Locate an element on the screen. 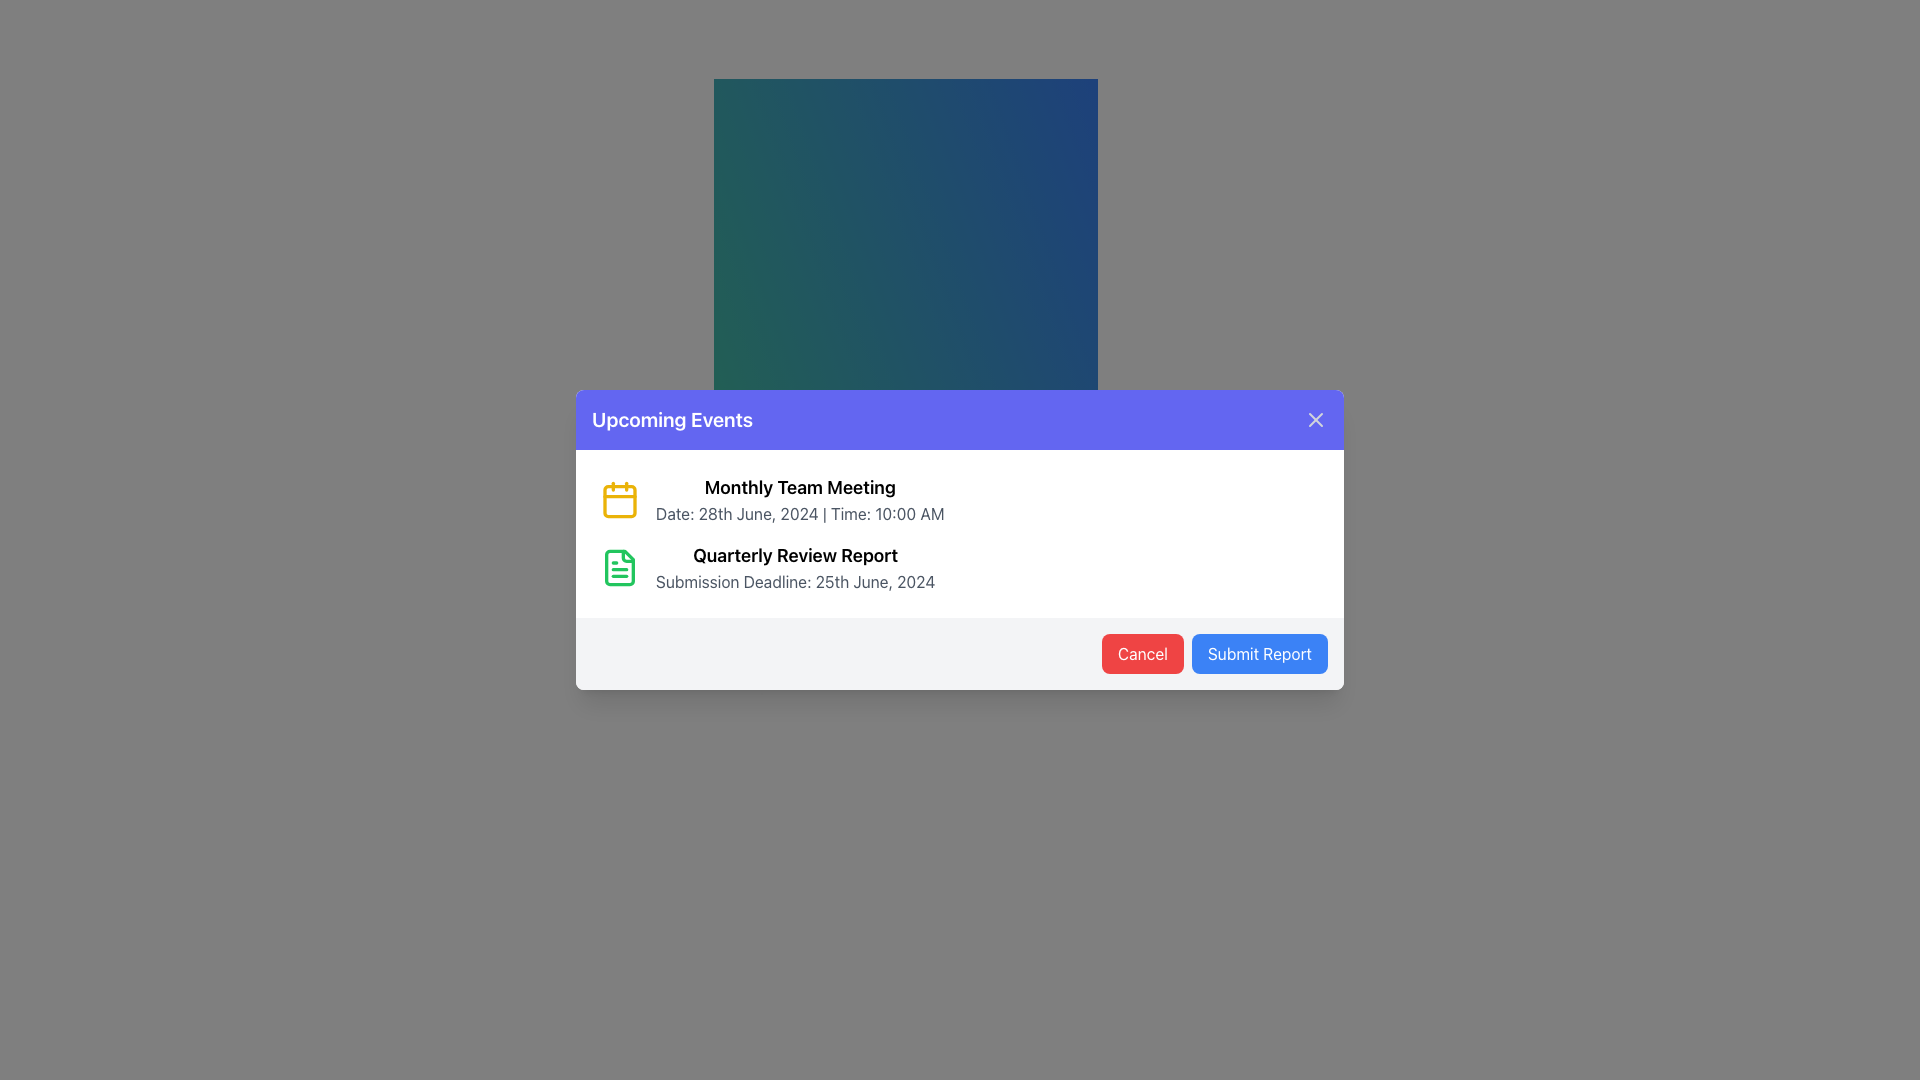  the submission button located at the bottom-right corner of the dialog box is located at coordinates (1258, 654).